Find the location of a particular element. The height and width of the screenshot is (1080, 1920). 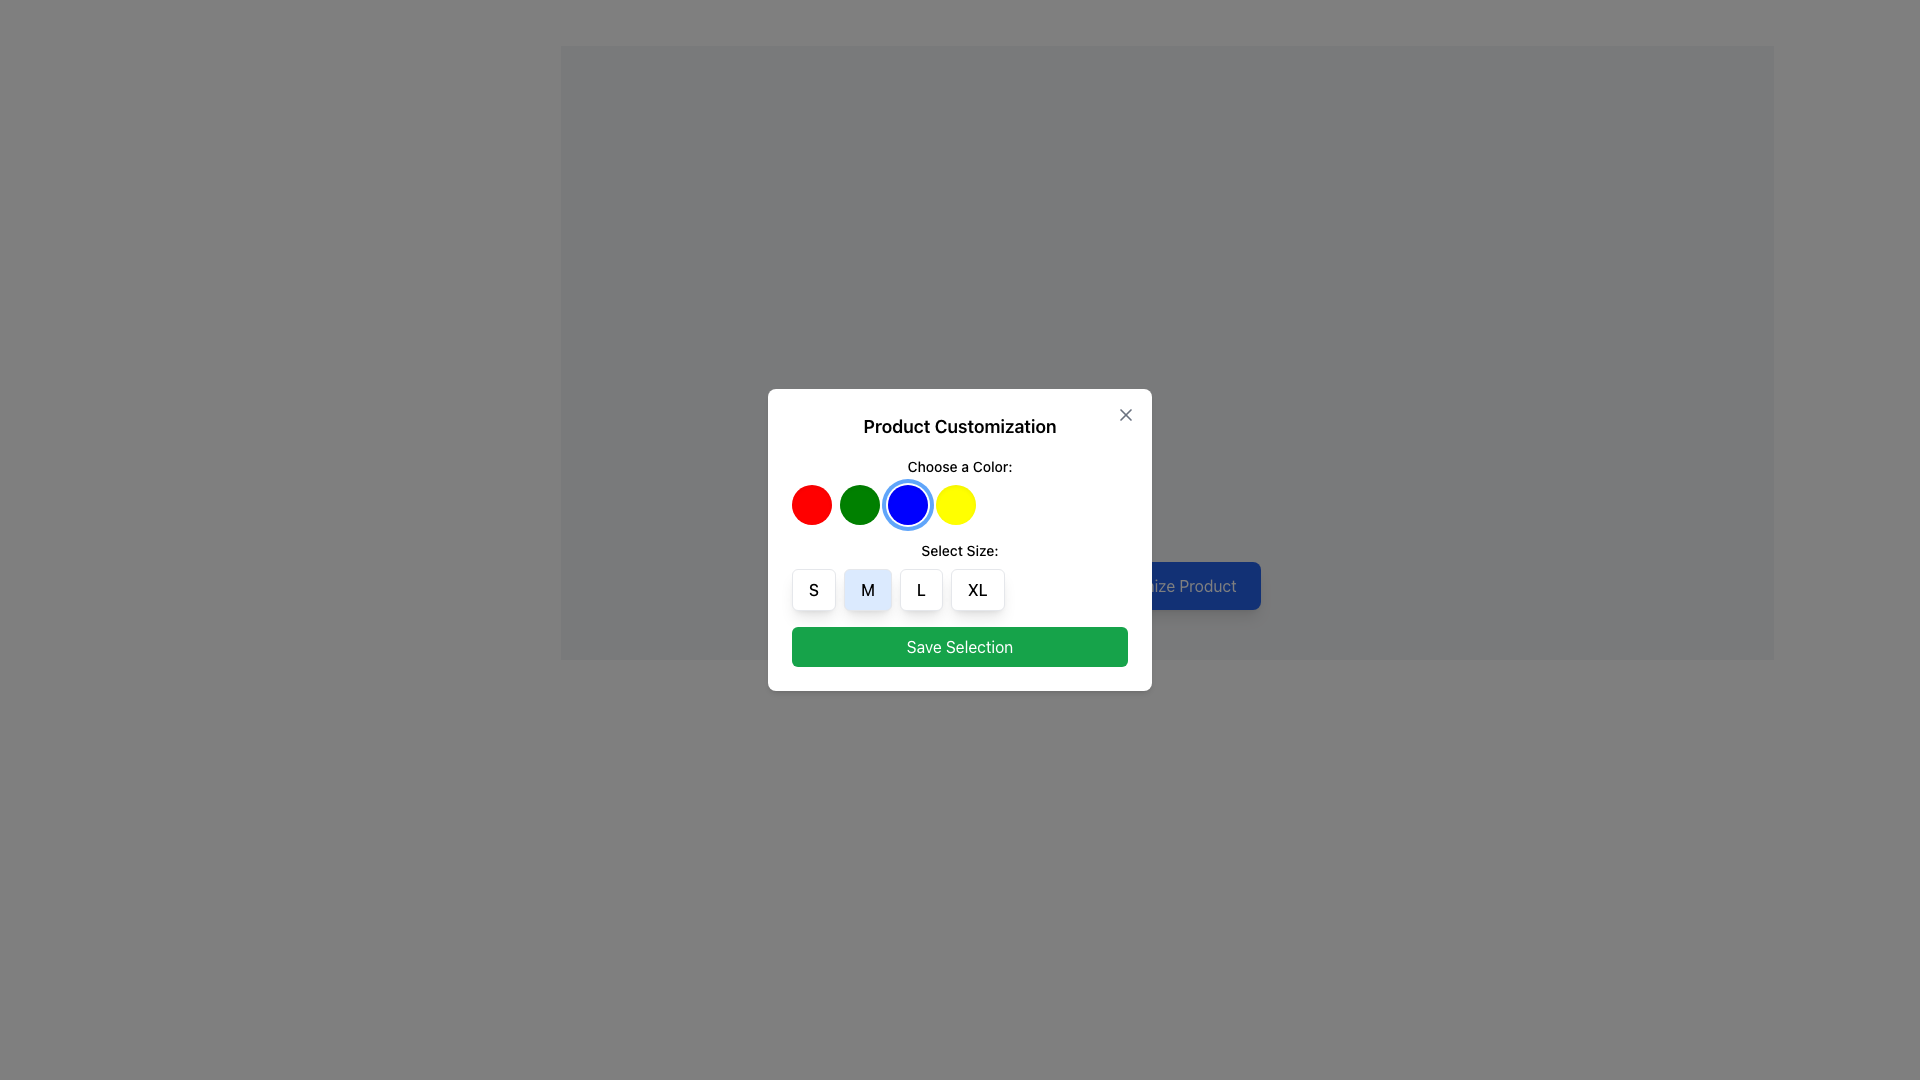

the 'Save Selection' button, which is a rectangular button with a green background and white text, located at the bottom of the modal window is located at coordinates (960, 647).